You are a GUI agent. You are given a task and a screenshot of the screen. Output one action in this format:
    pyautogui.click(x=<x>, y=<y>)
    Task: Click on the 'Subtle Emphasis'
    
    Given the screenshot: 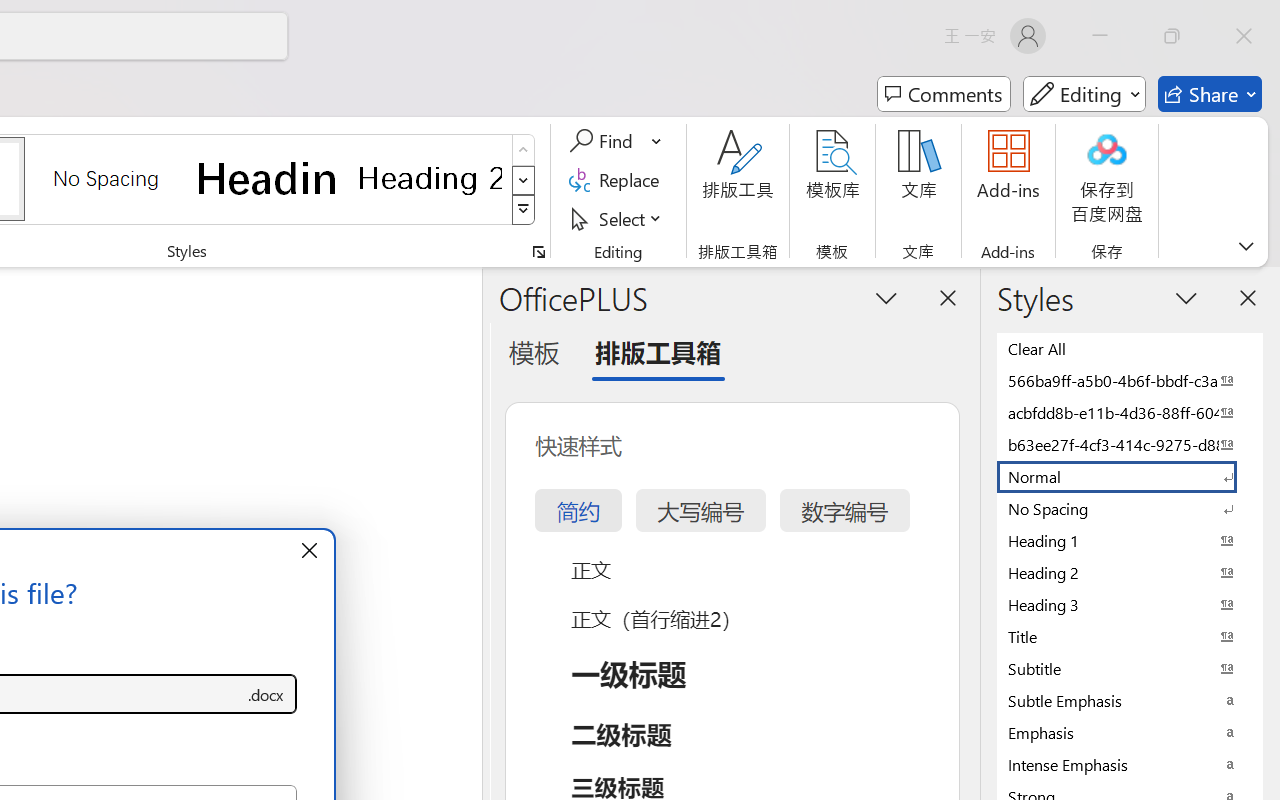 What is the action you would take?
    pyautogui.click(x=1130, y=700)
    